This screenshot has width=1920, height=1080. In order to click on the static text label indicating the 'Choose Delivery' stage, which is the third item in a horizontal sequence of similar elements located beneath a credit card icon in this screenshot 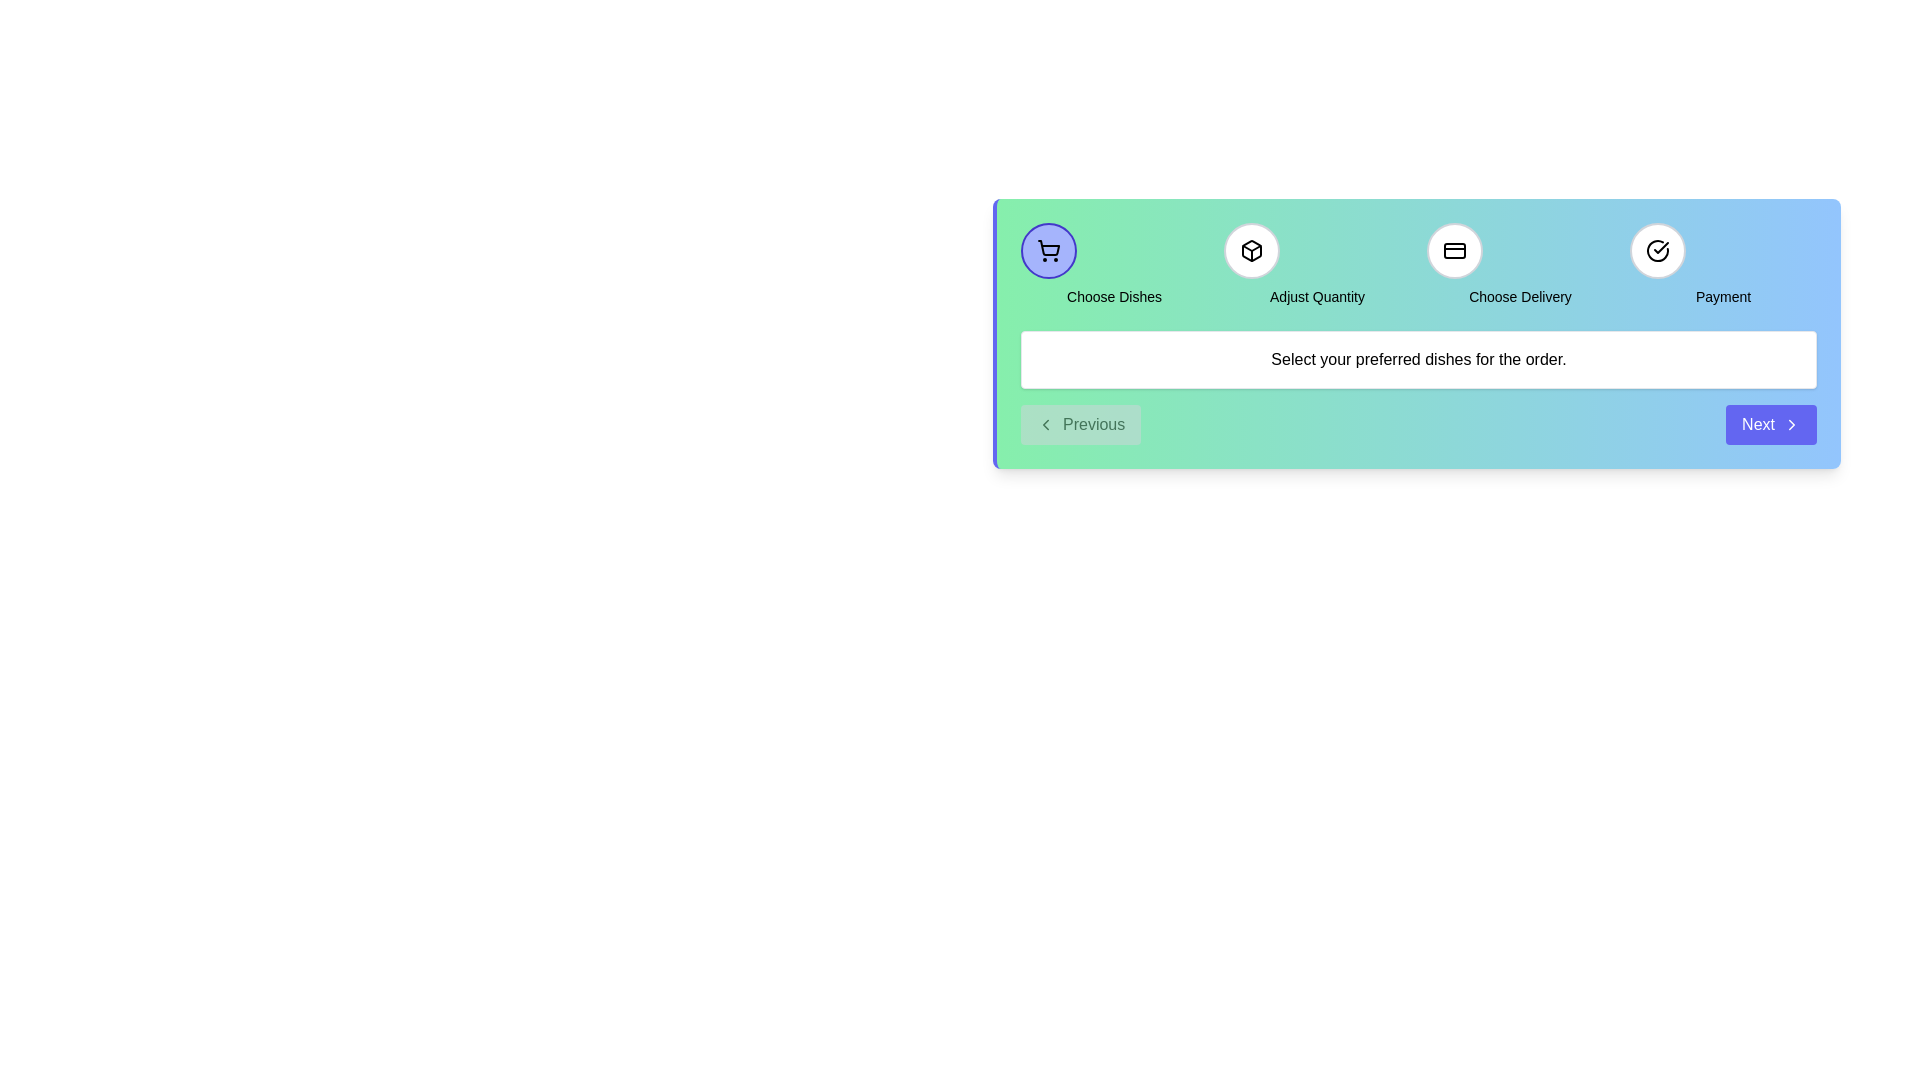, I will do `click(1520, 297)`.